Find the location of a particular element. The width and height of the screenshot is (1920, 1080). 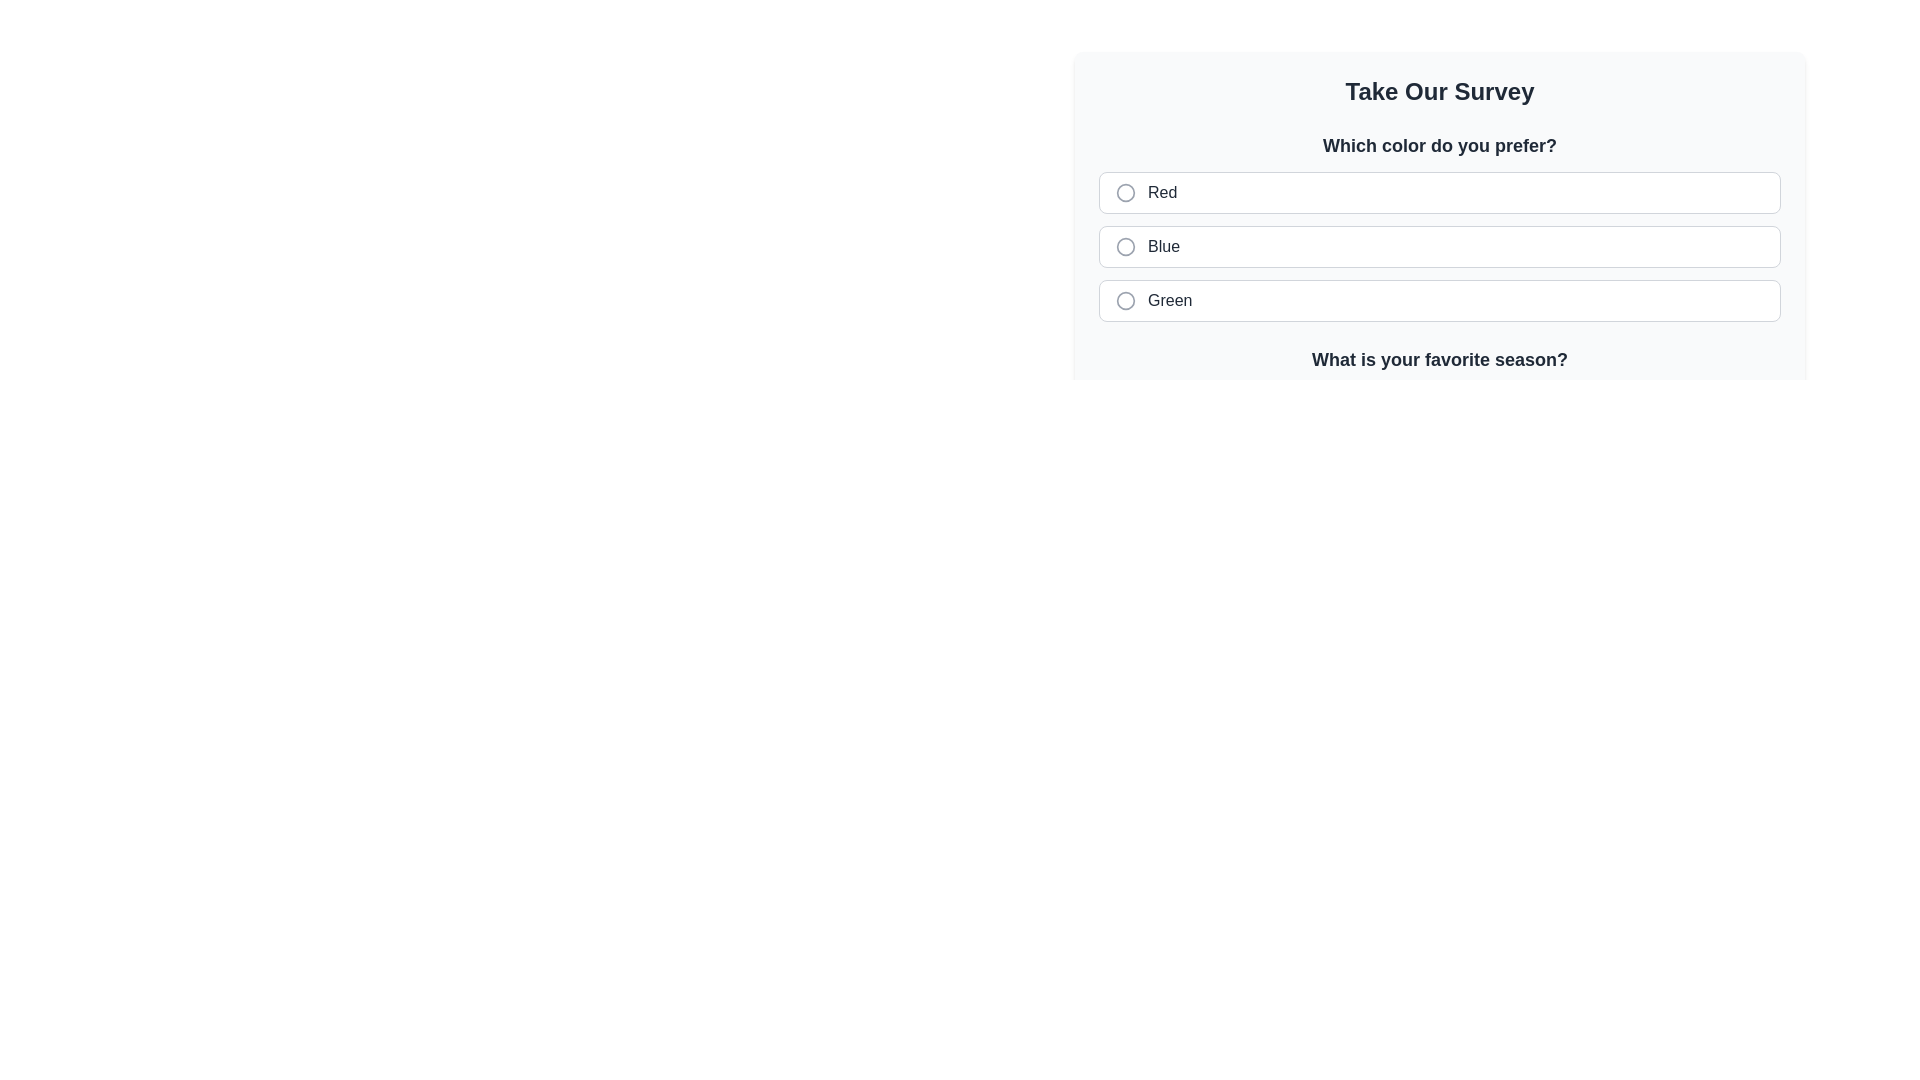

static text label that indicates the third selectable option 'Green' for the survey question 'Which color do you prefer?' is located at coordinates (1170, 300).